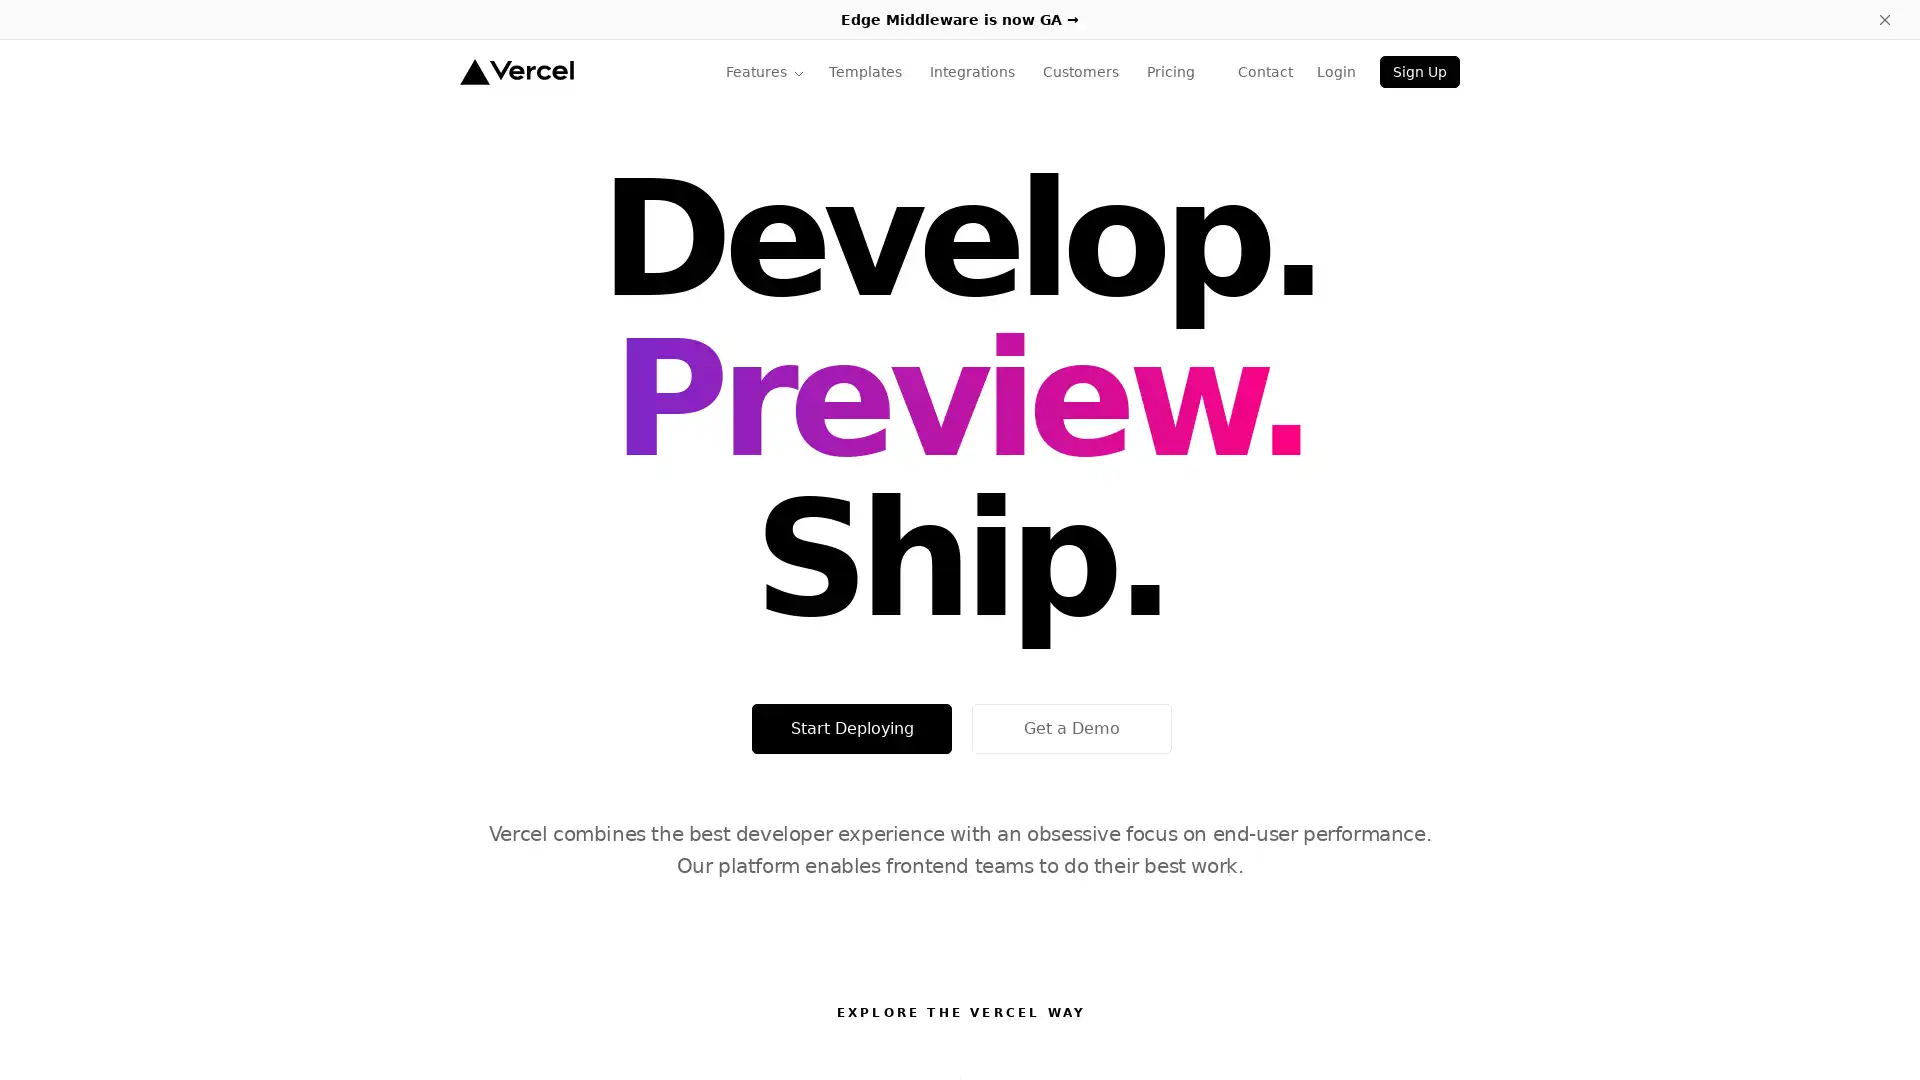  Describe the element at coordinates (516, 71) in the screenshot. I see `home` at that location.